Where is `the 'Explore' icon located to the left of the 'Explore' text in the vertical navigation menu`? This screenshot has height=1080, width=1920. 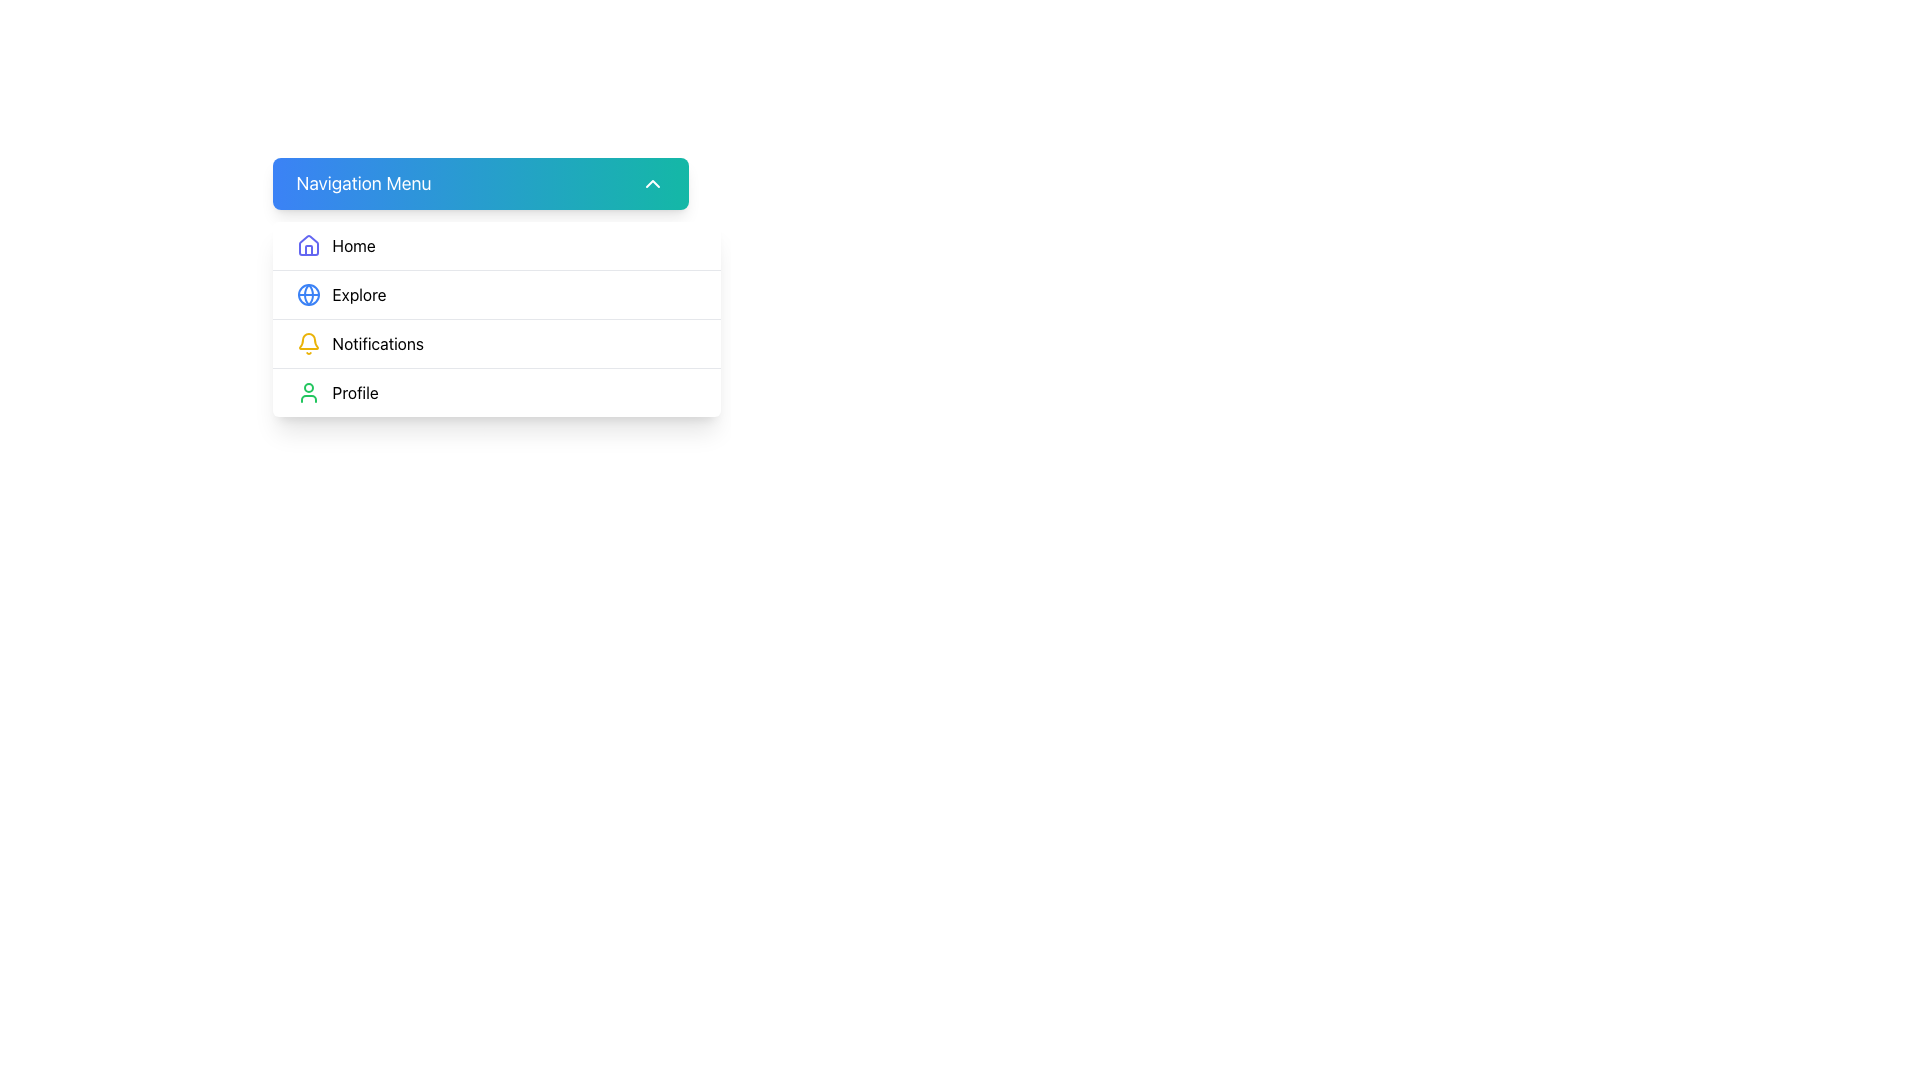 the 'Explore' icon located to the left of the 'Explore' text in the vertical navigation menu is located at coordinates (307, 294).